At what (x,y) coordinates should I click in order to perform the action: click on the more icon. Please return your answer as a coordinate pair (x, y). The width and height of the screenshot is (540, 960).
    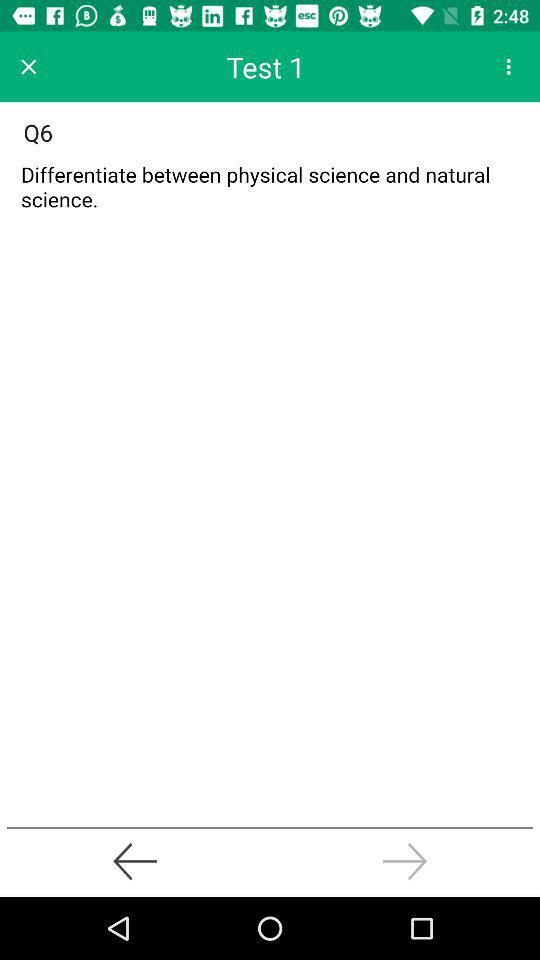
    Looking at the image, I should click on (508, 66).